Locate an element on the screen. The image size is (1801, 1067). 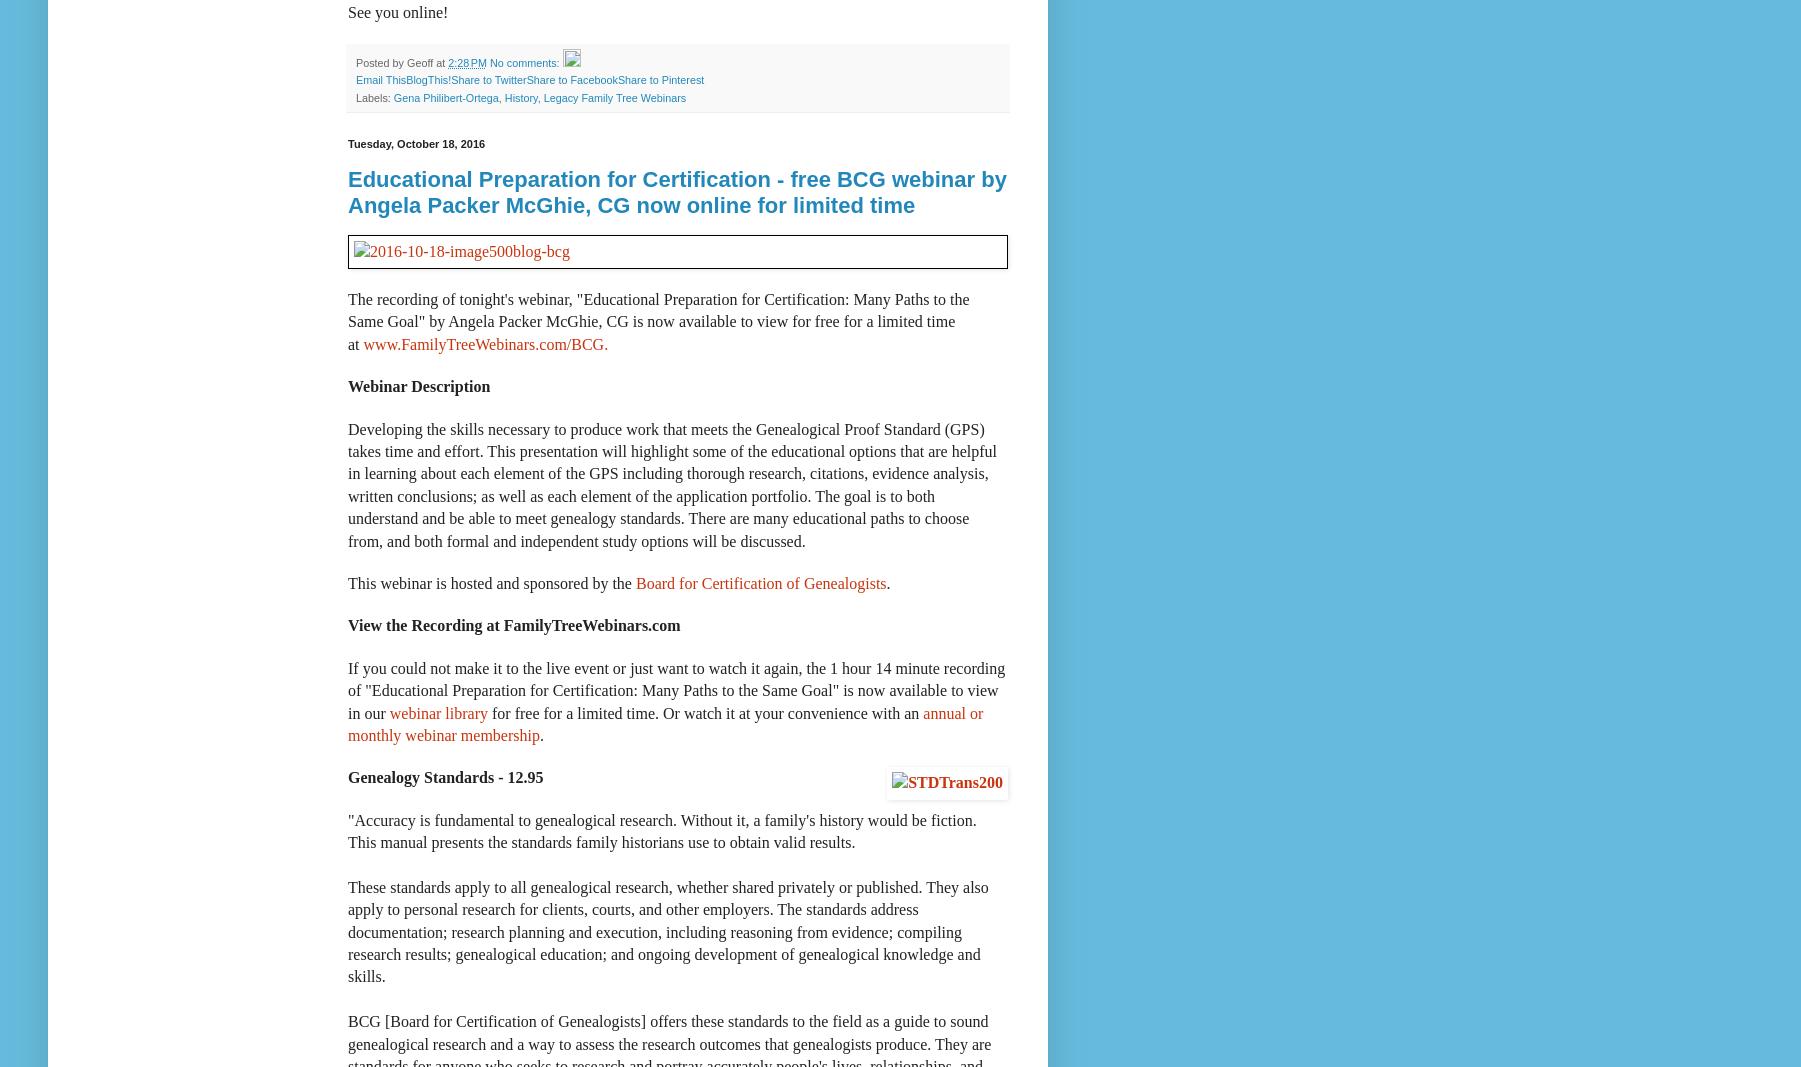
'Geoff' is located at coordinates (418, 61).